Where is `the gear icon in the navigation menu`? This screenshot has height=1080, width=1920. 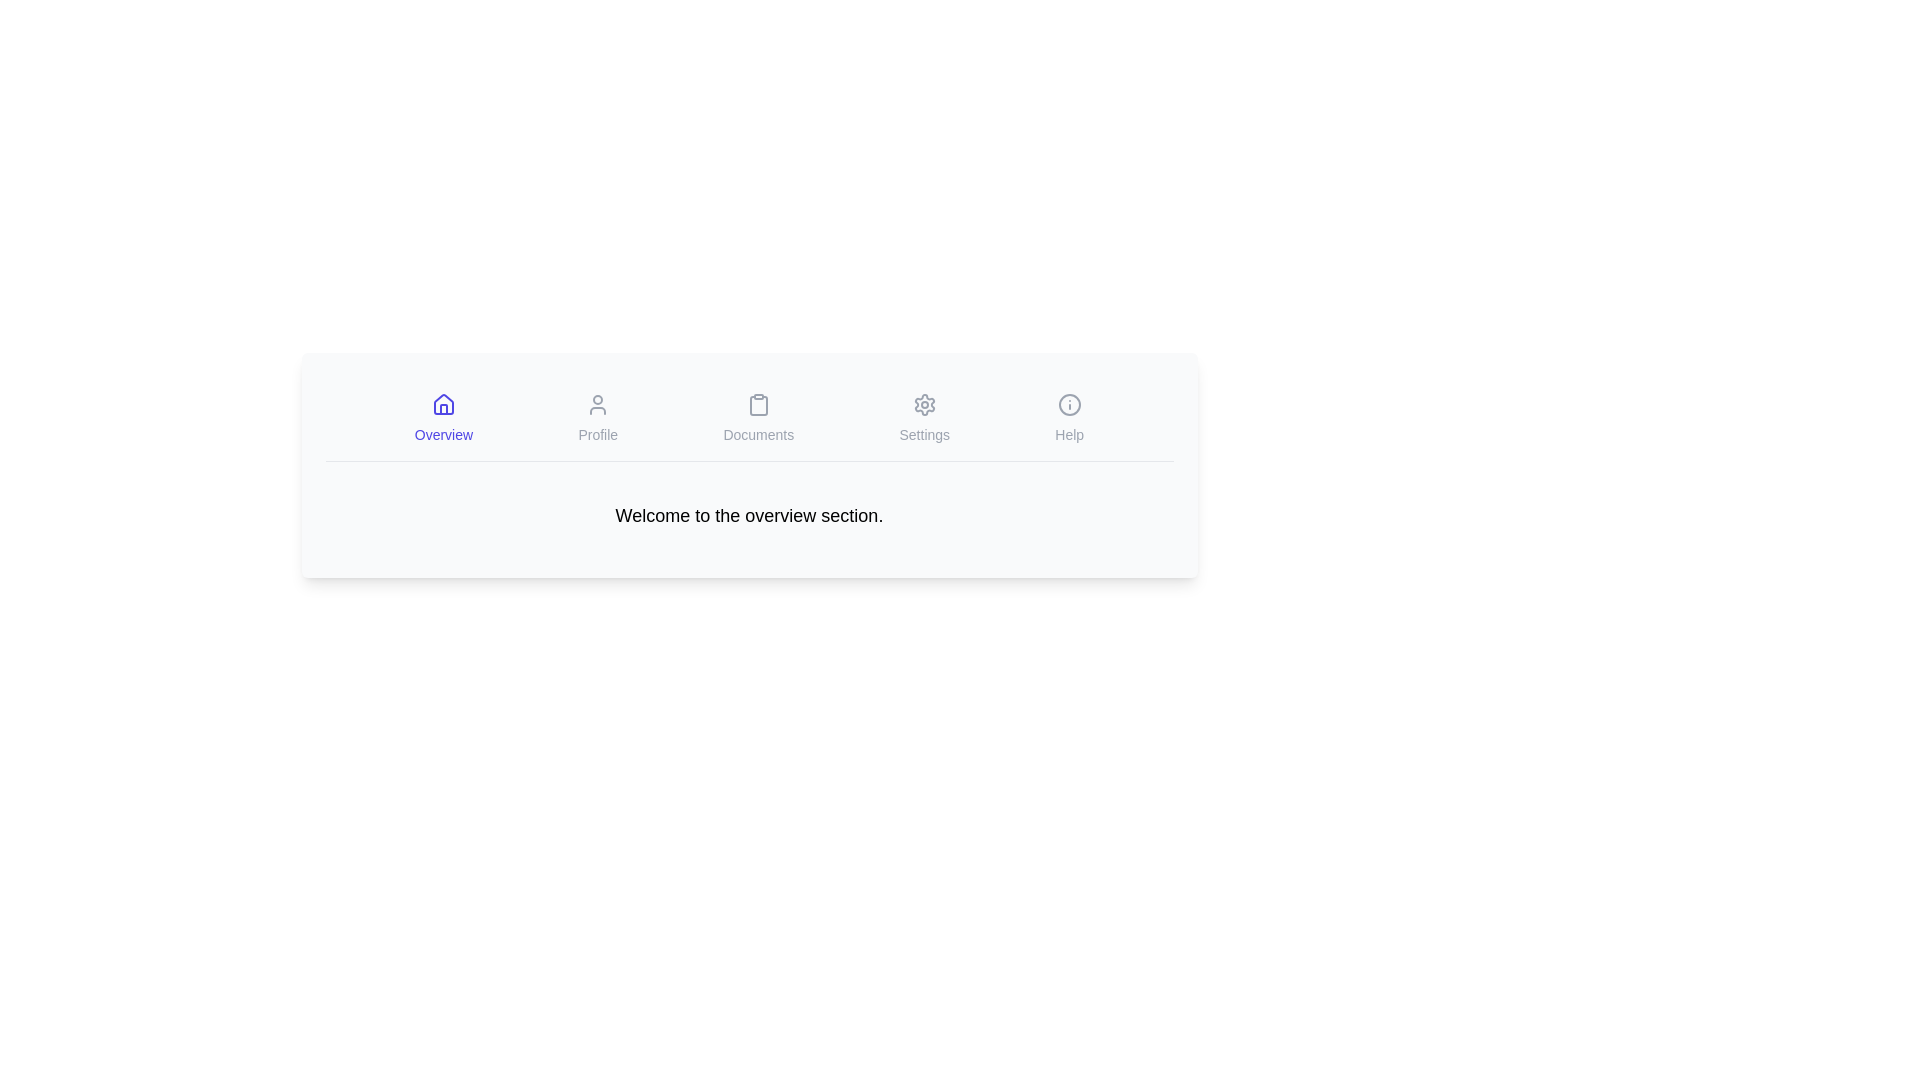 the gear icon in the navigation menu is located at coordinates (923, 405).